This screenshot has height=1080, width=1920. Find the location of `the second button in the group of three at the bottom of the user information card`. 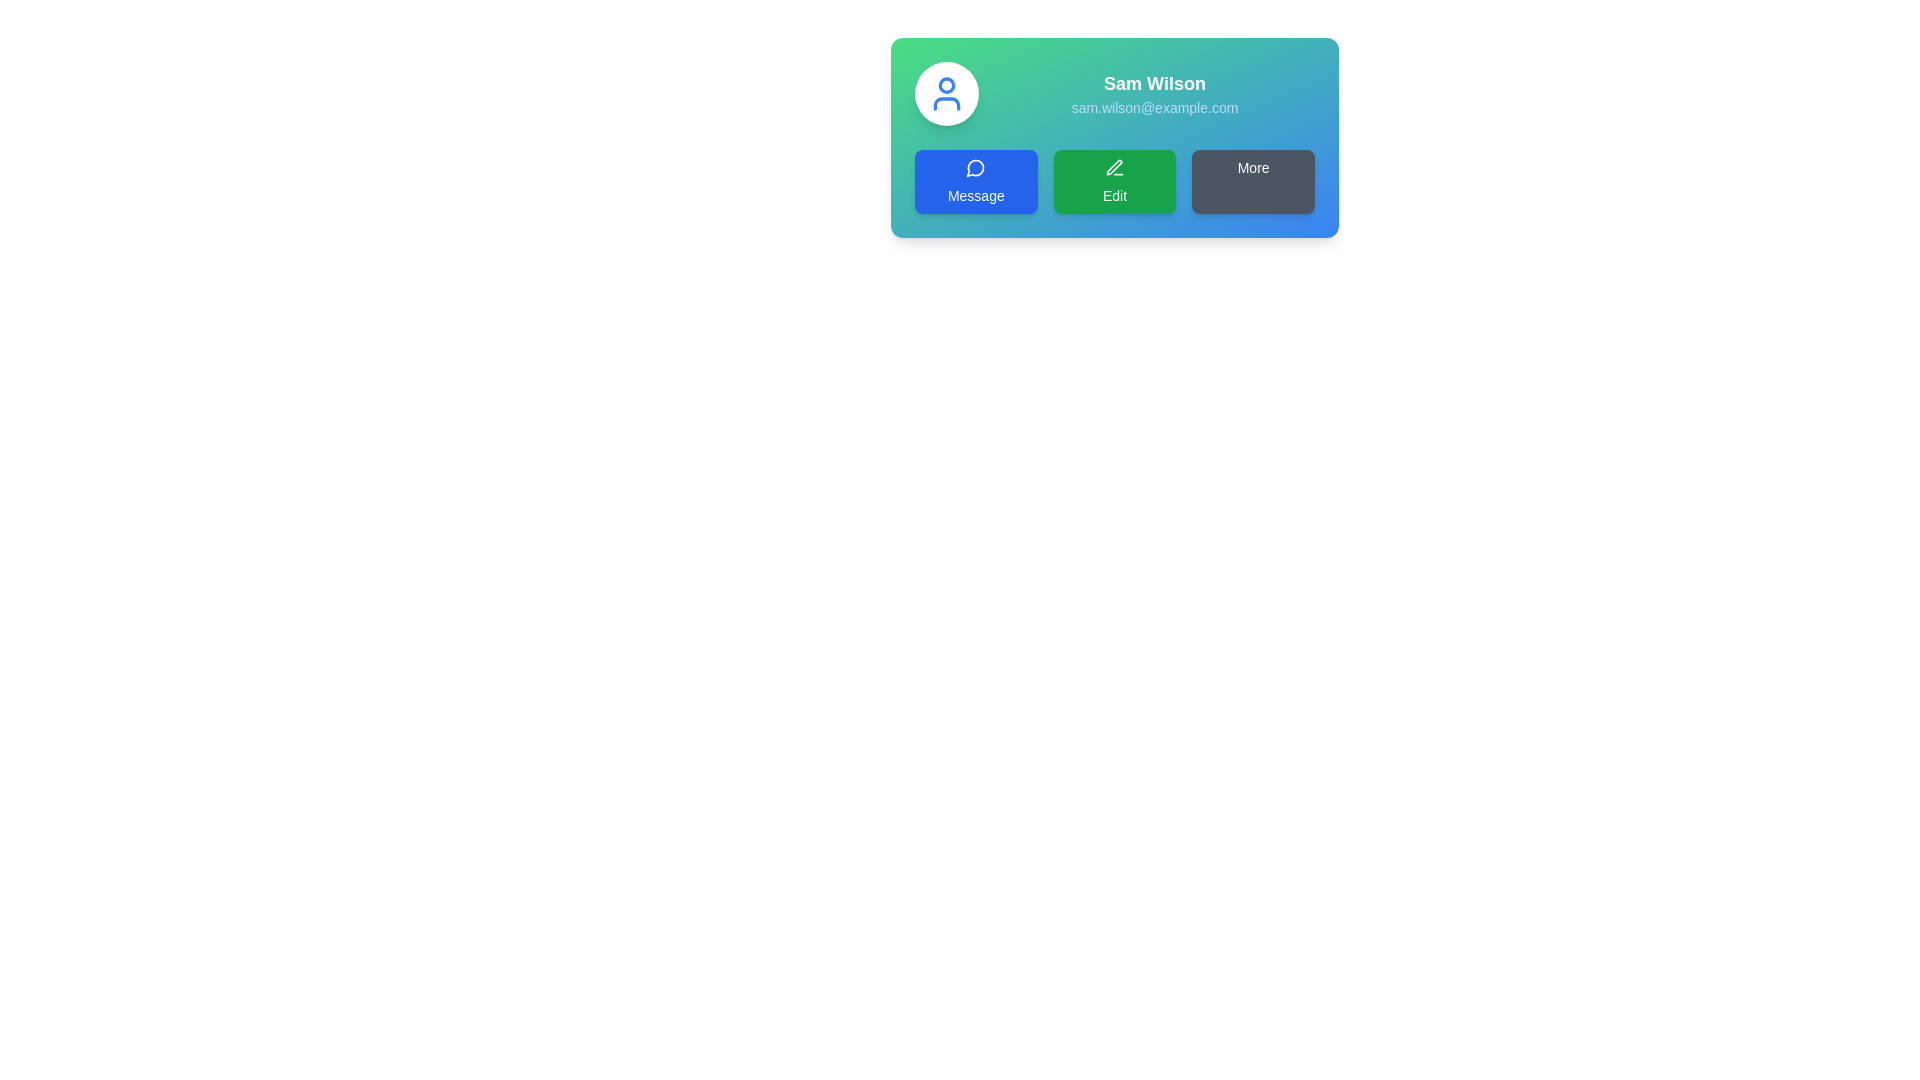

the second button in the group of three at the bottom of the user information card is located at coordinates (1113, 181).